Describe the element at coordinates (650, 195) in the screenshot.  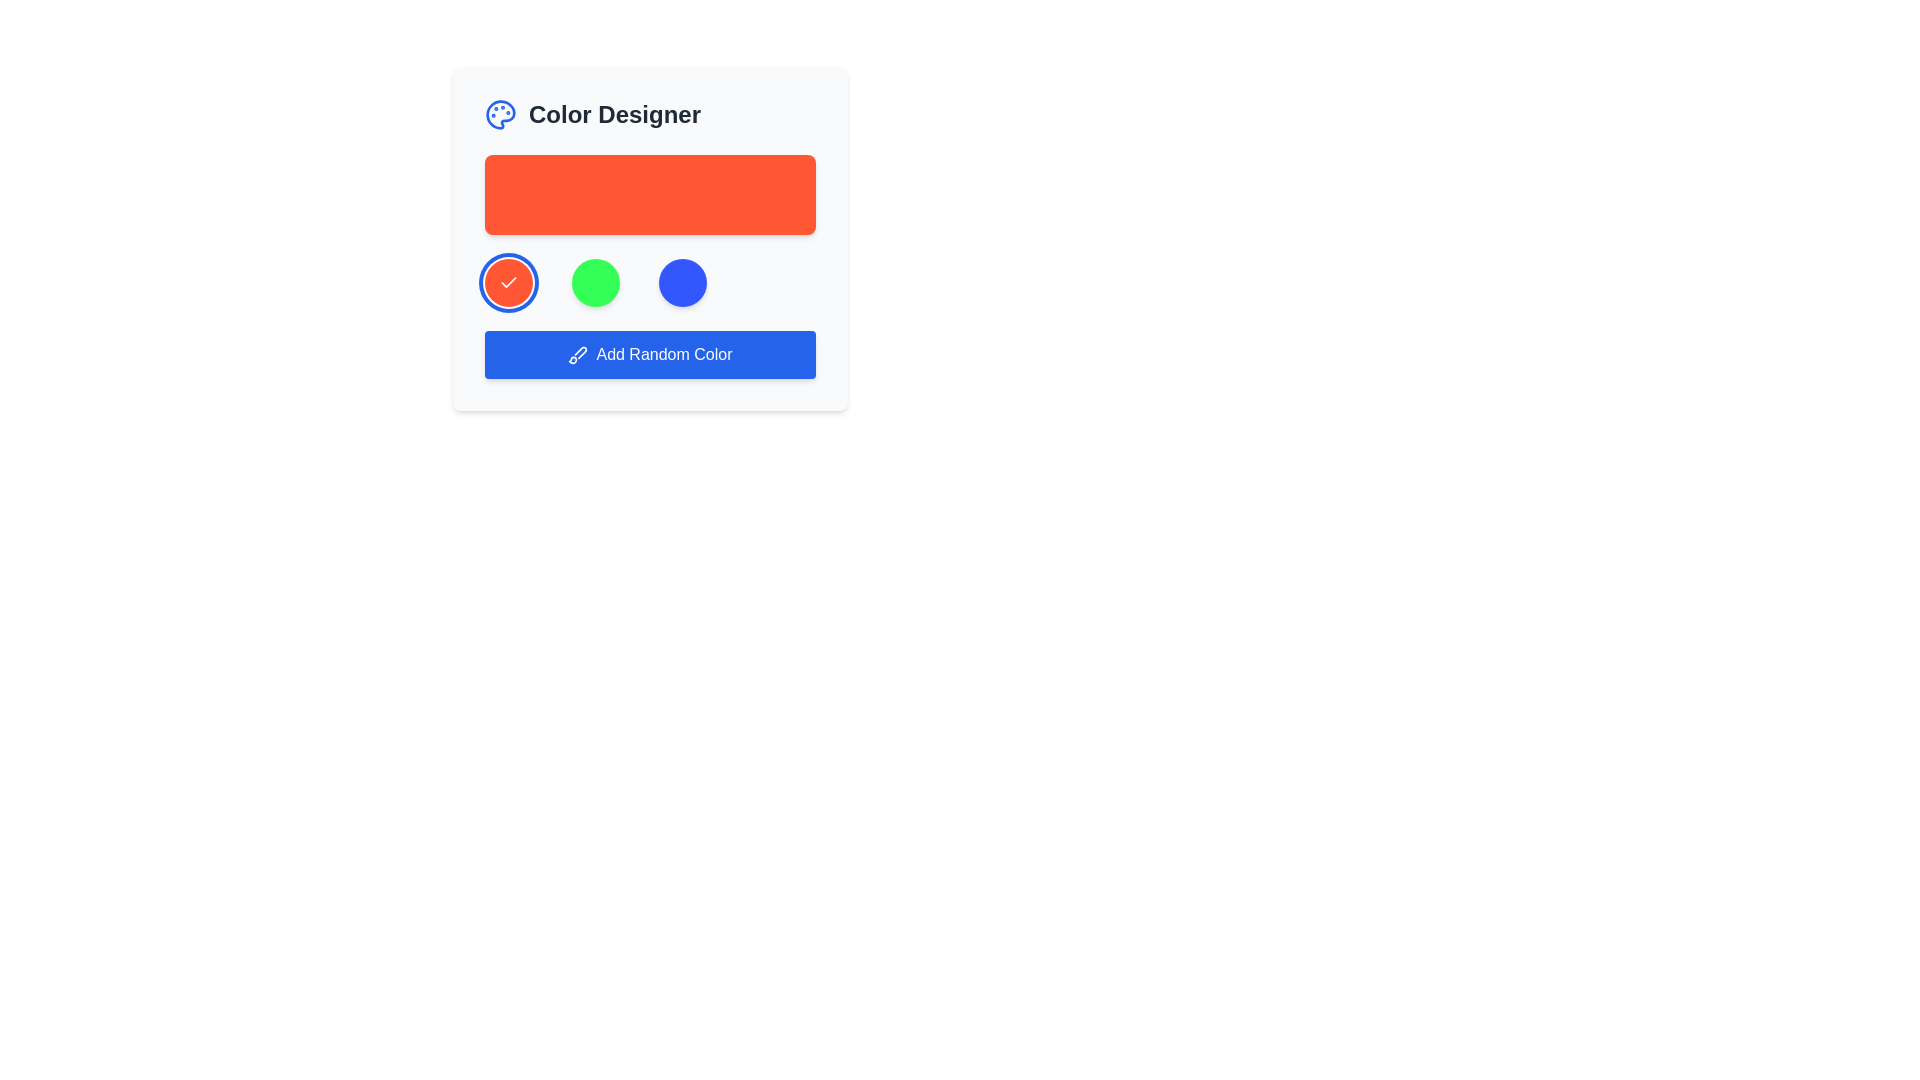
I see `the prominent static decorative element with a vivid orange background located under the 'Color Designer' title` at that location.